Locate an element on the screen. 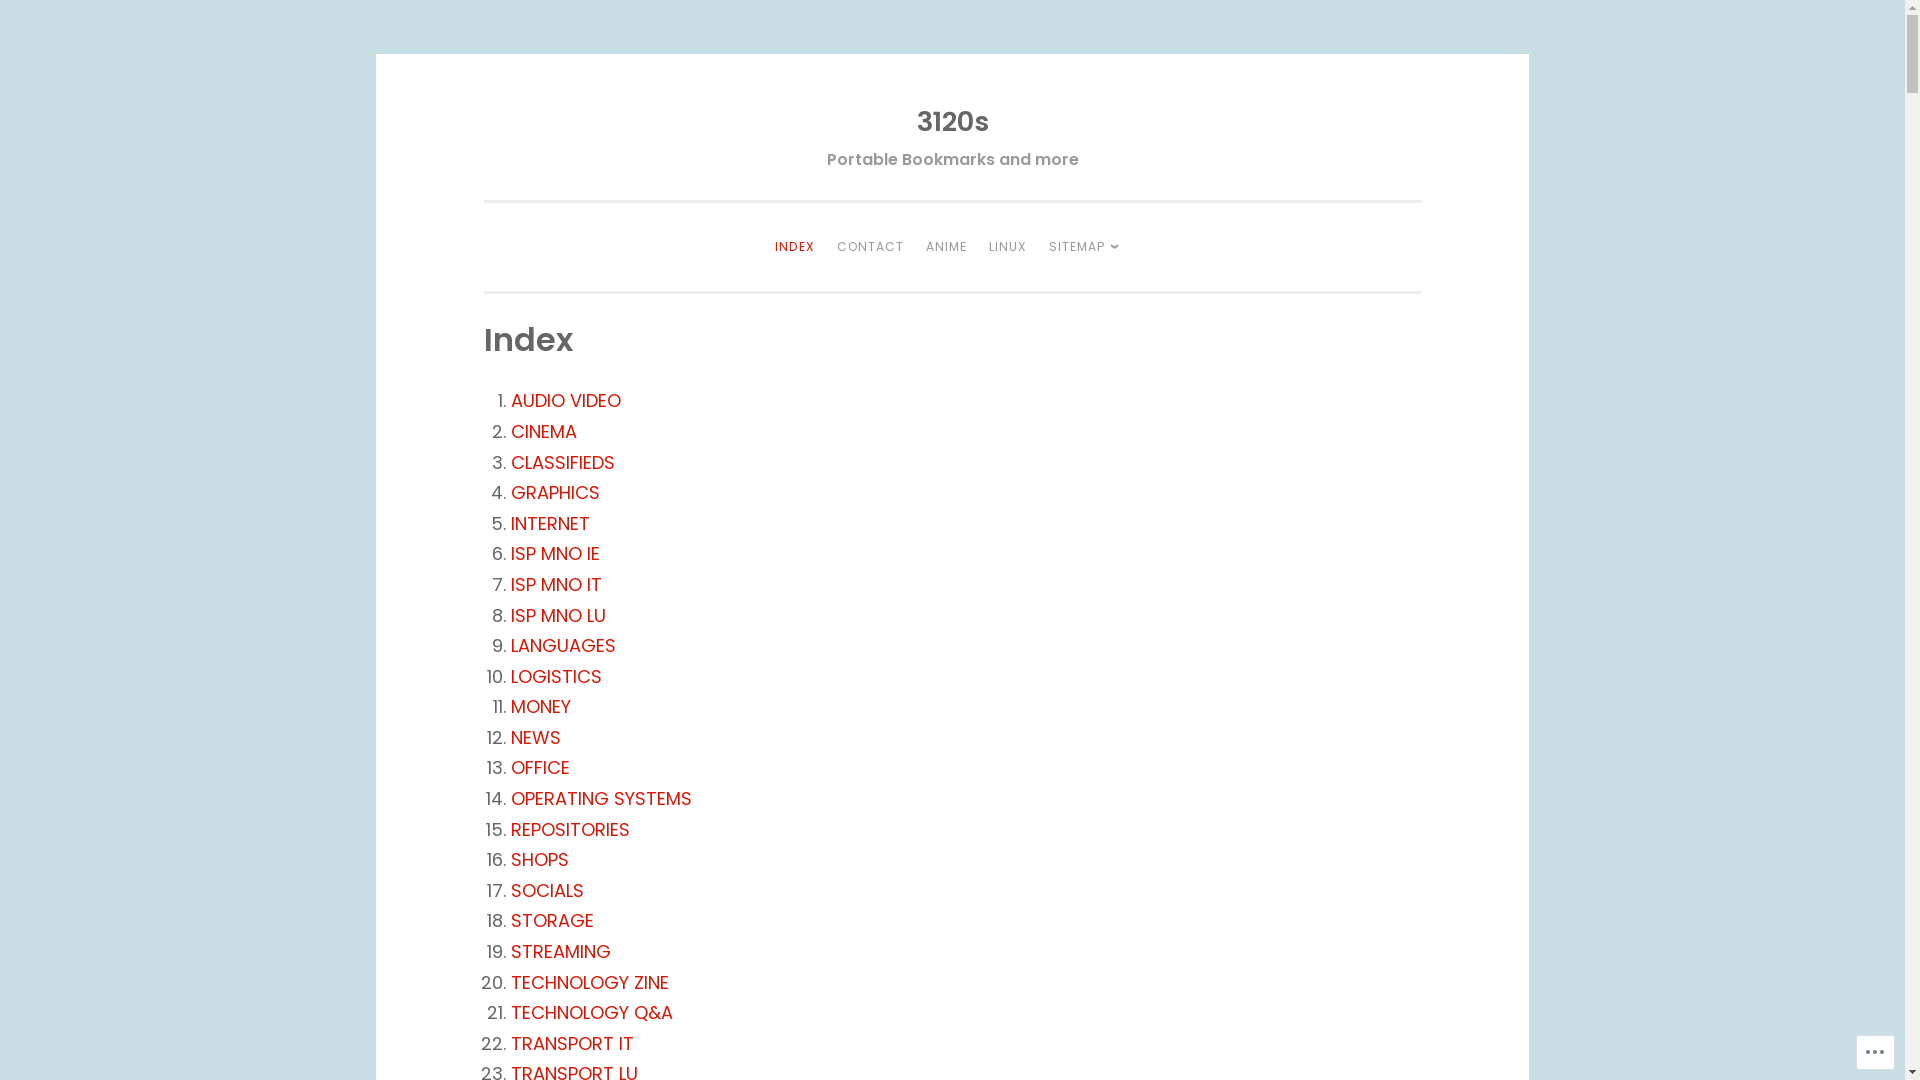 This screenshot has height=1080, width=1920. 'CONTACT' is located at coordinates (870, 245).